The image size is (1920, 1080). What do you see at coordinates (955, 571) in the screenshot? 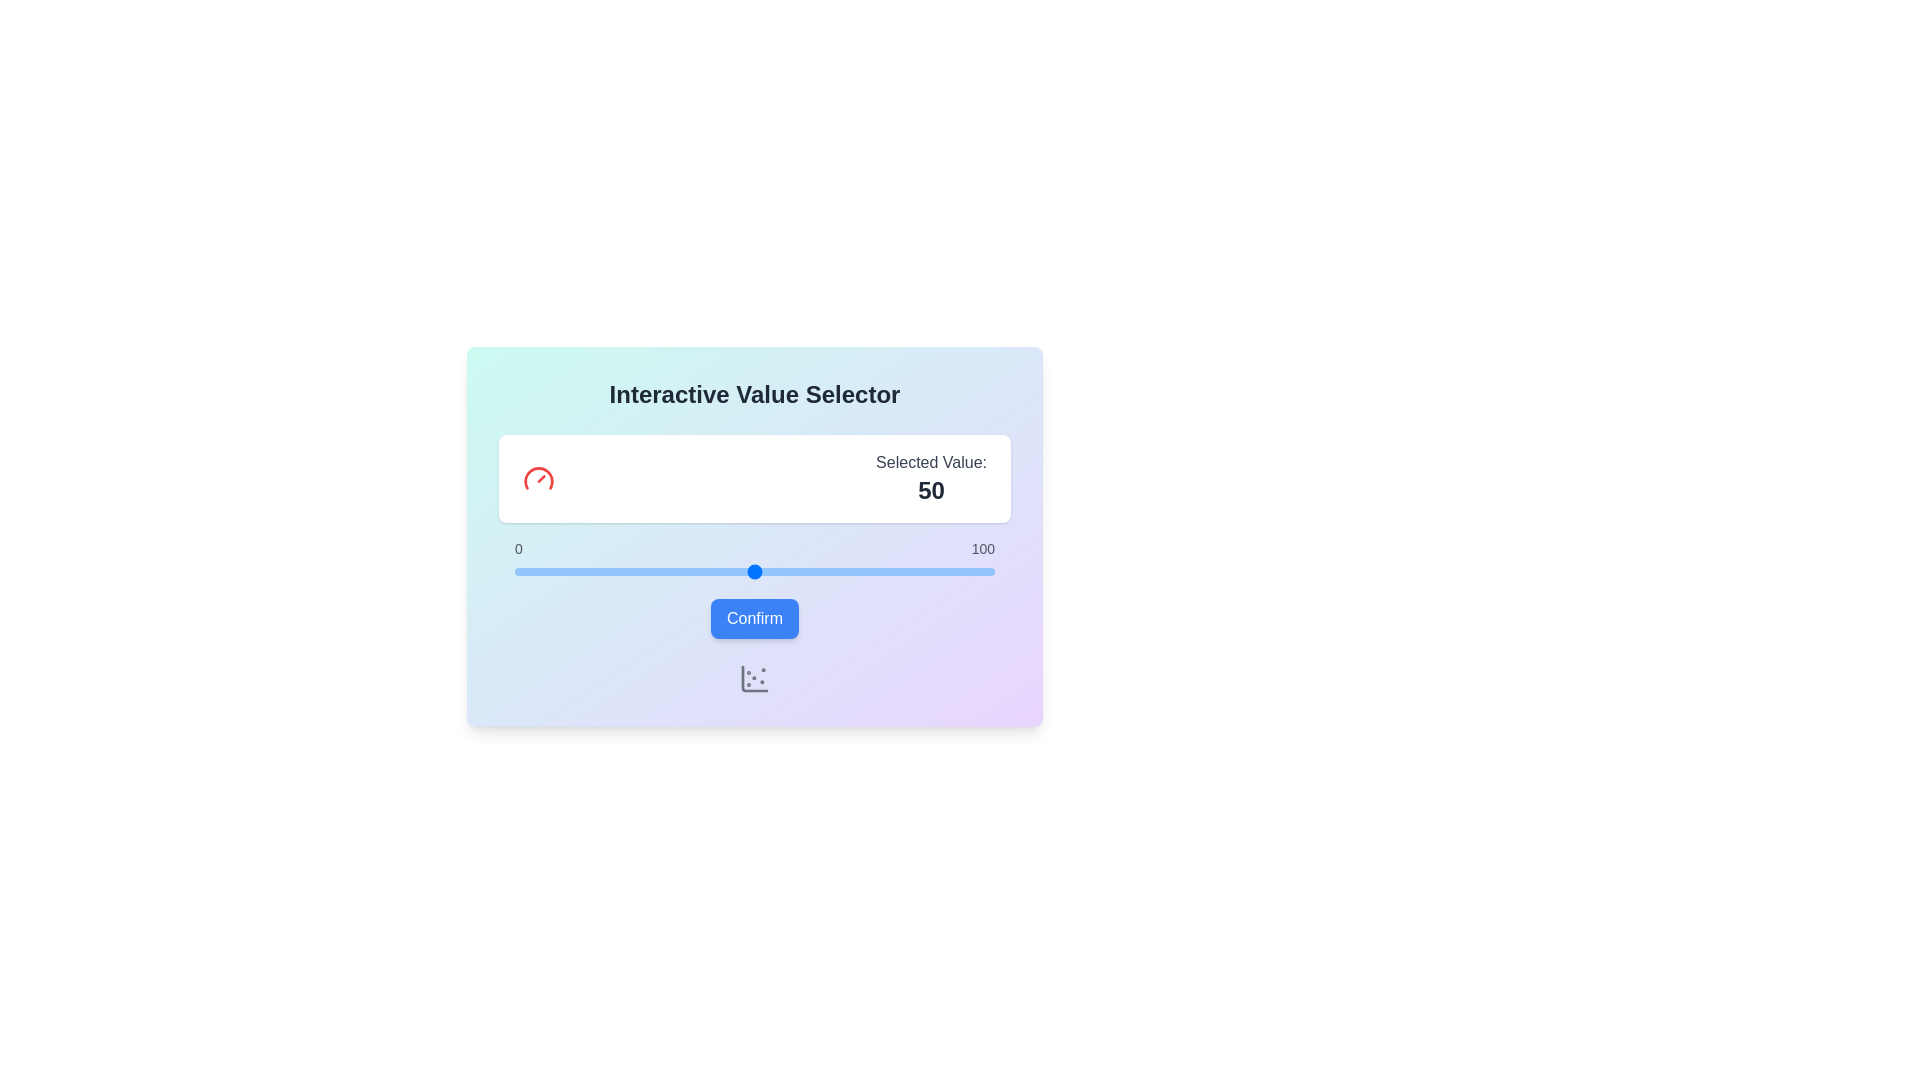
I see `the slider to set the value to 92` at bounding box center [955, 571].